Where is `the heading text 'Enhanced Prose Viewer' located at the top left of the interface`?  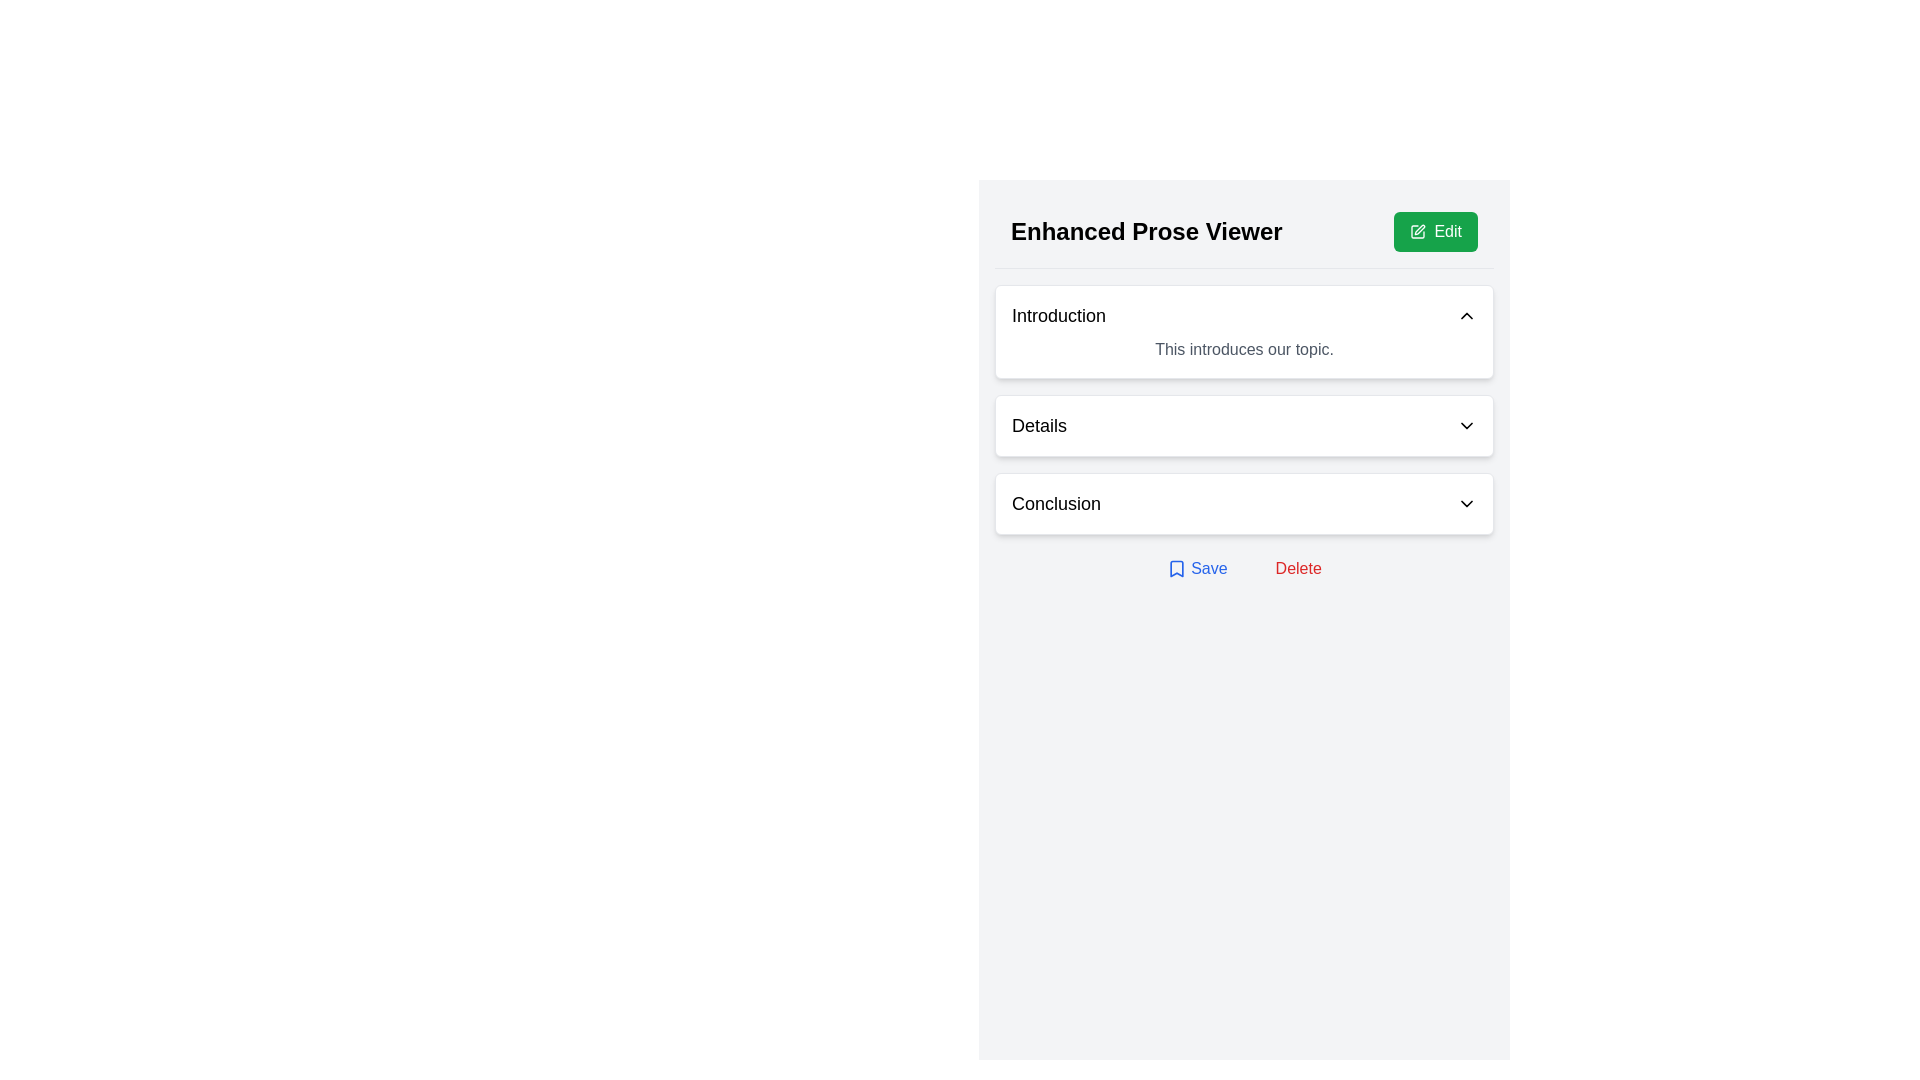
the heading text 'Enhanced Prose Viewer' located at the top left of the interface is located at coordinates (1146, 230).